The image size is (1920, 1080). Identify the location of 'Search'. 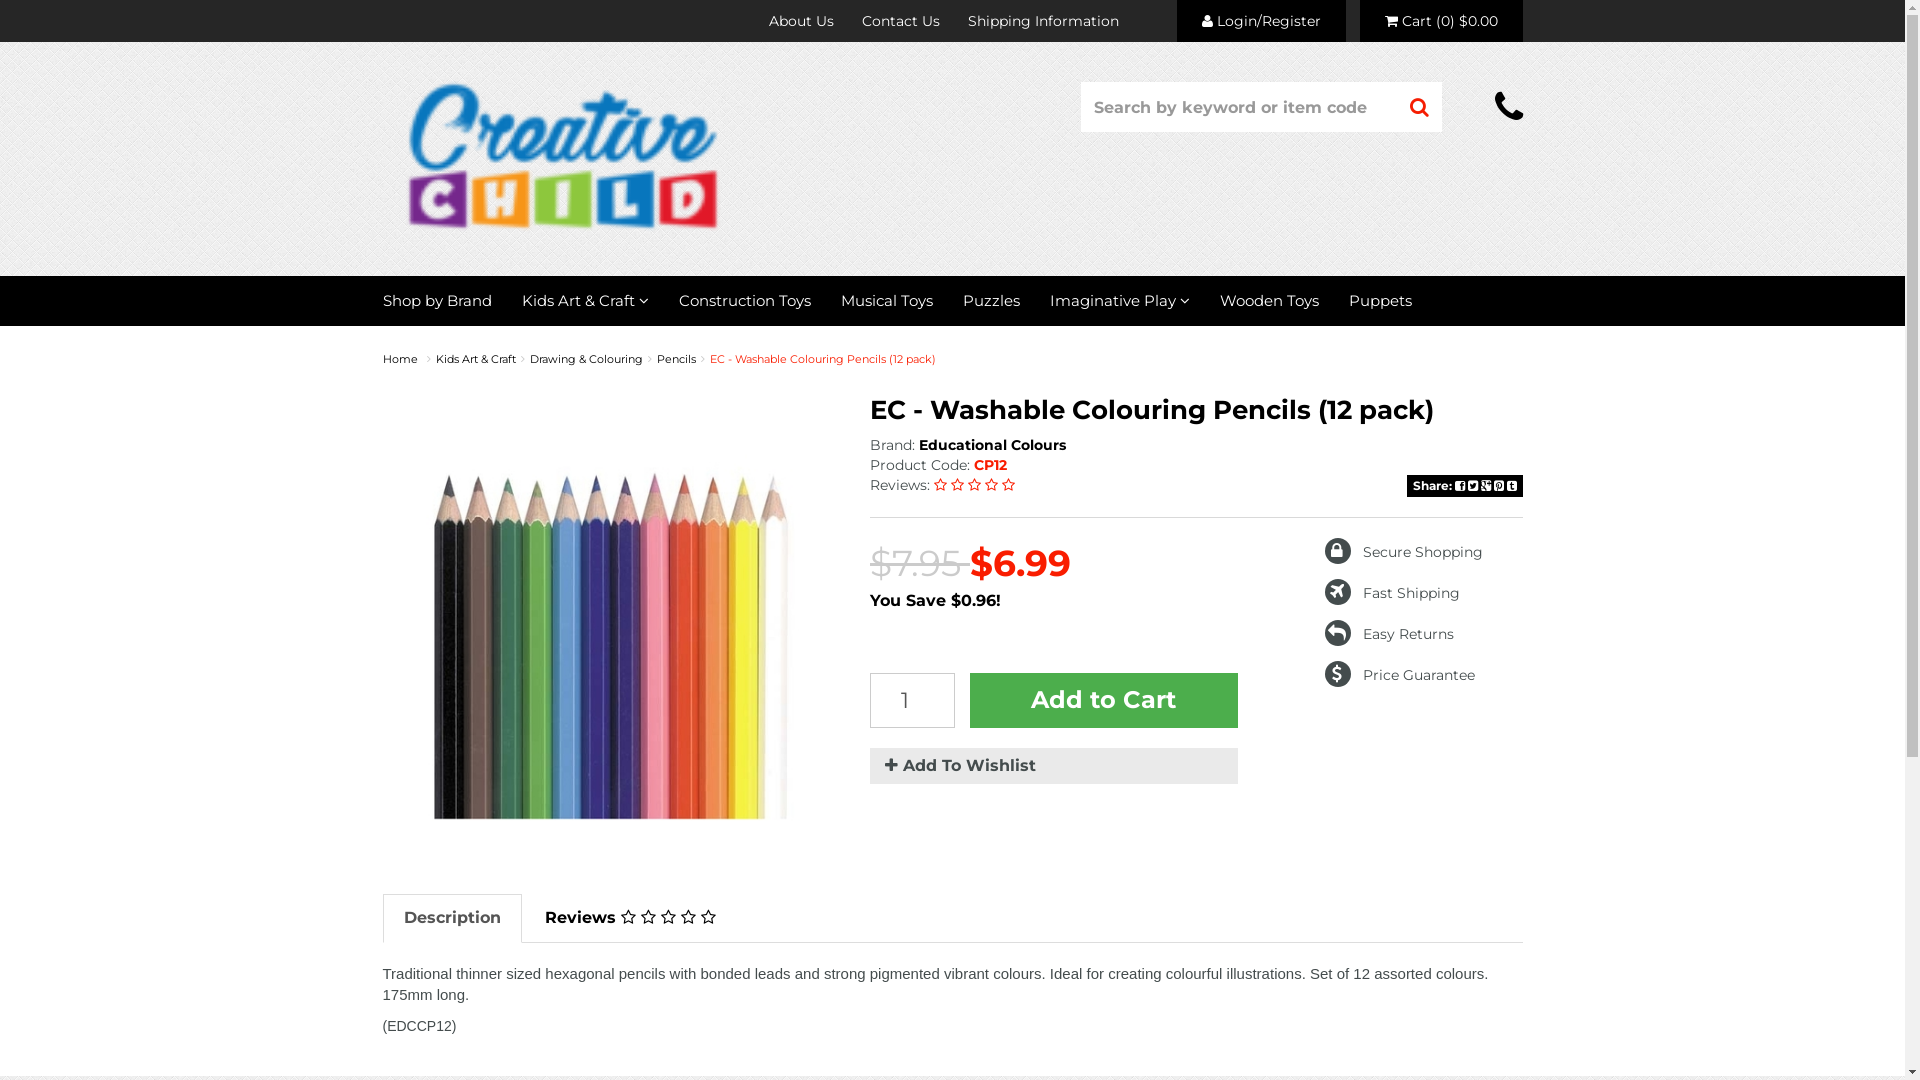
(1396, 107).